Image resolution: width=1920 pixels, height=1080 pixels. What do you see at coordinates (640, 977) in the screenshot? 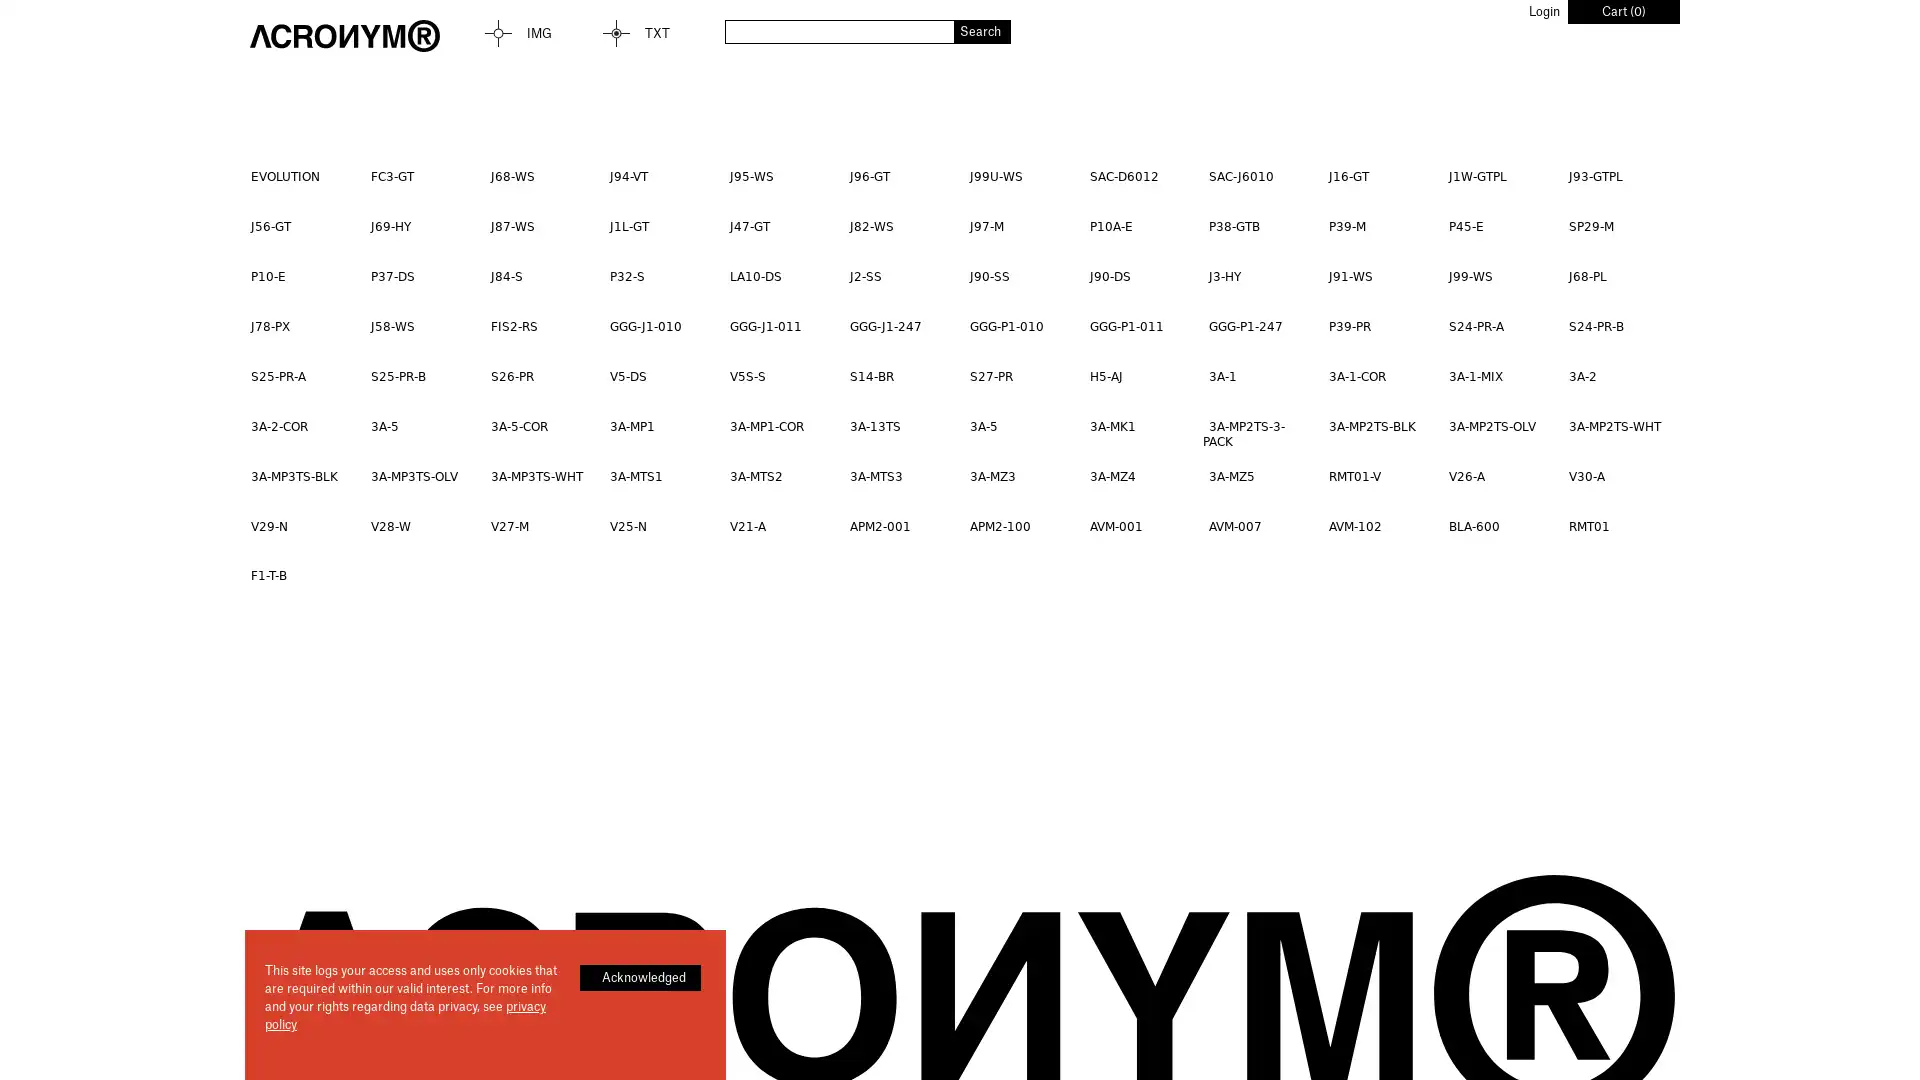
I see `Acknowledged` at bounding box center [640, 977].